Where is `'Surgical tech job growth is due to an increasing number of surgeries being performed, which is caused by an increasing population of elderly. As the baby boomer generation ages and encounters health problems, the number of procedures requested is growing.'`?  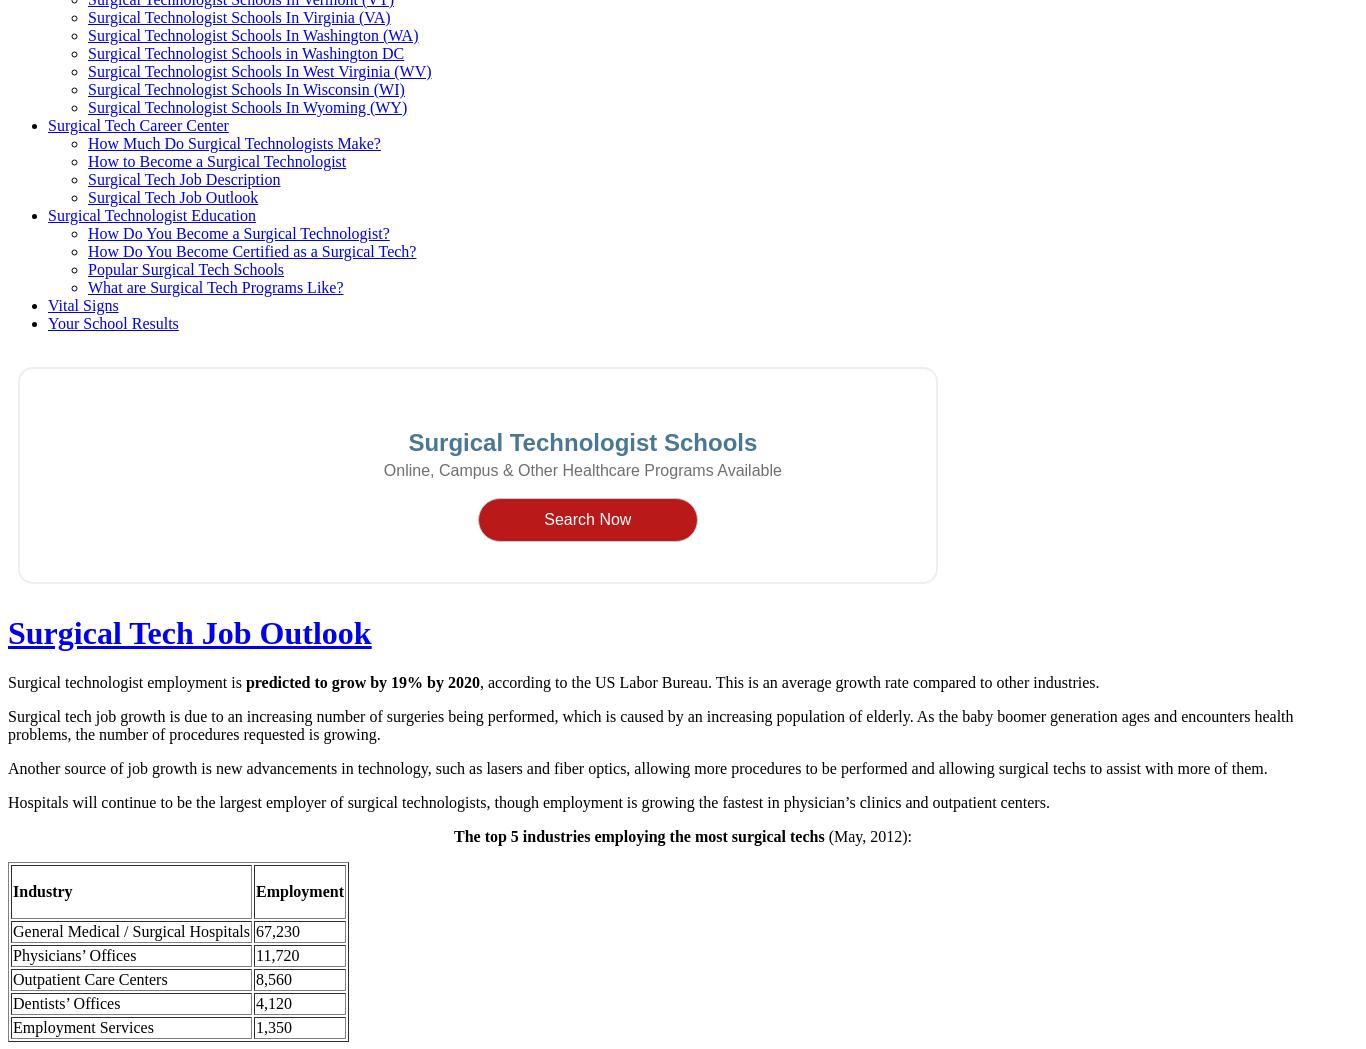
'Surgical tech job growth is due to an increasing number of surgeries being performed, which is caused by an increasing population of elderly. As the baby boomer generation ages and encounters health problems, the number of procedures requested is growing.' is located at coordinates (649, 724).